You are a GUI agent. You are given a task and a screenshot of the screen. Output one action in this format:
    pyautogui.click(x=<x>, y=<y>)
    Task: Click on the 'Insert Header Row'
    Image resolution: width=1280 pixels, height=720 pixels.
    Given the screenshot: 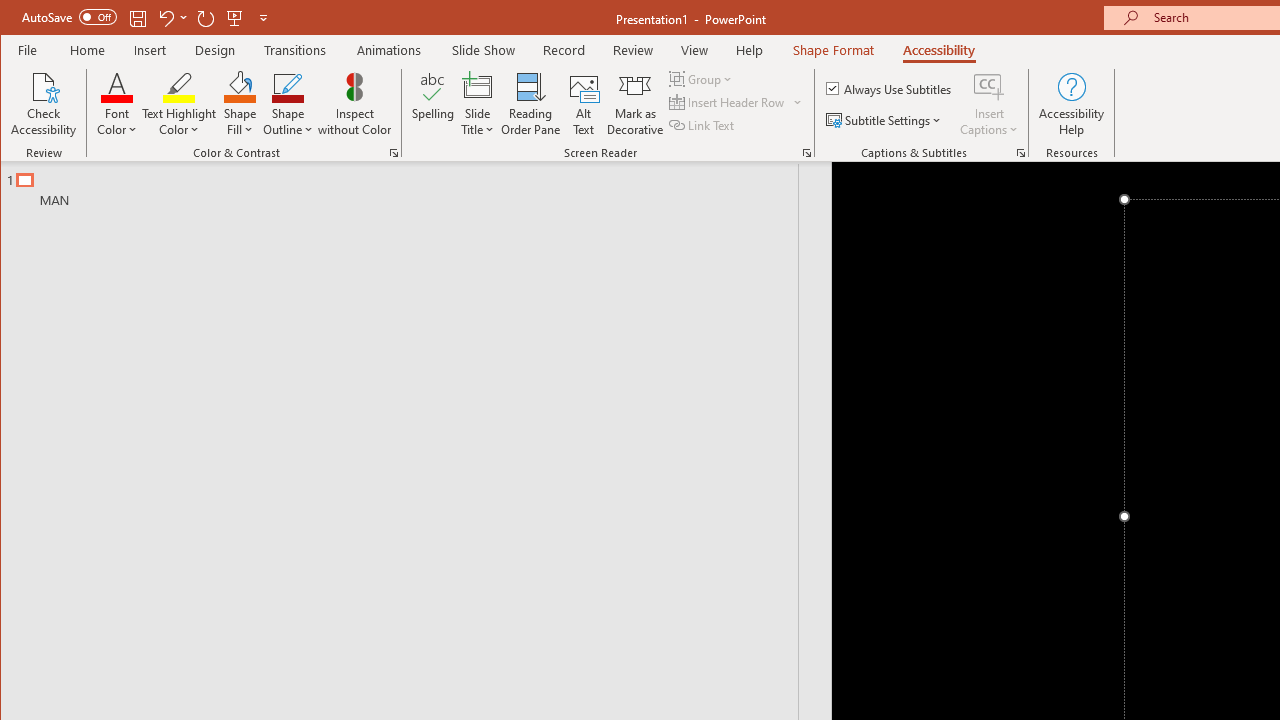 What is the action you would take?
    pyautogui.click(x=735, y=102)
    